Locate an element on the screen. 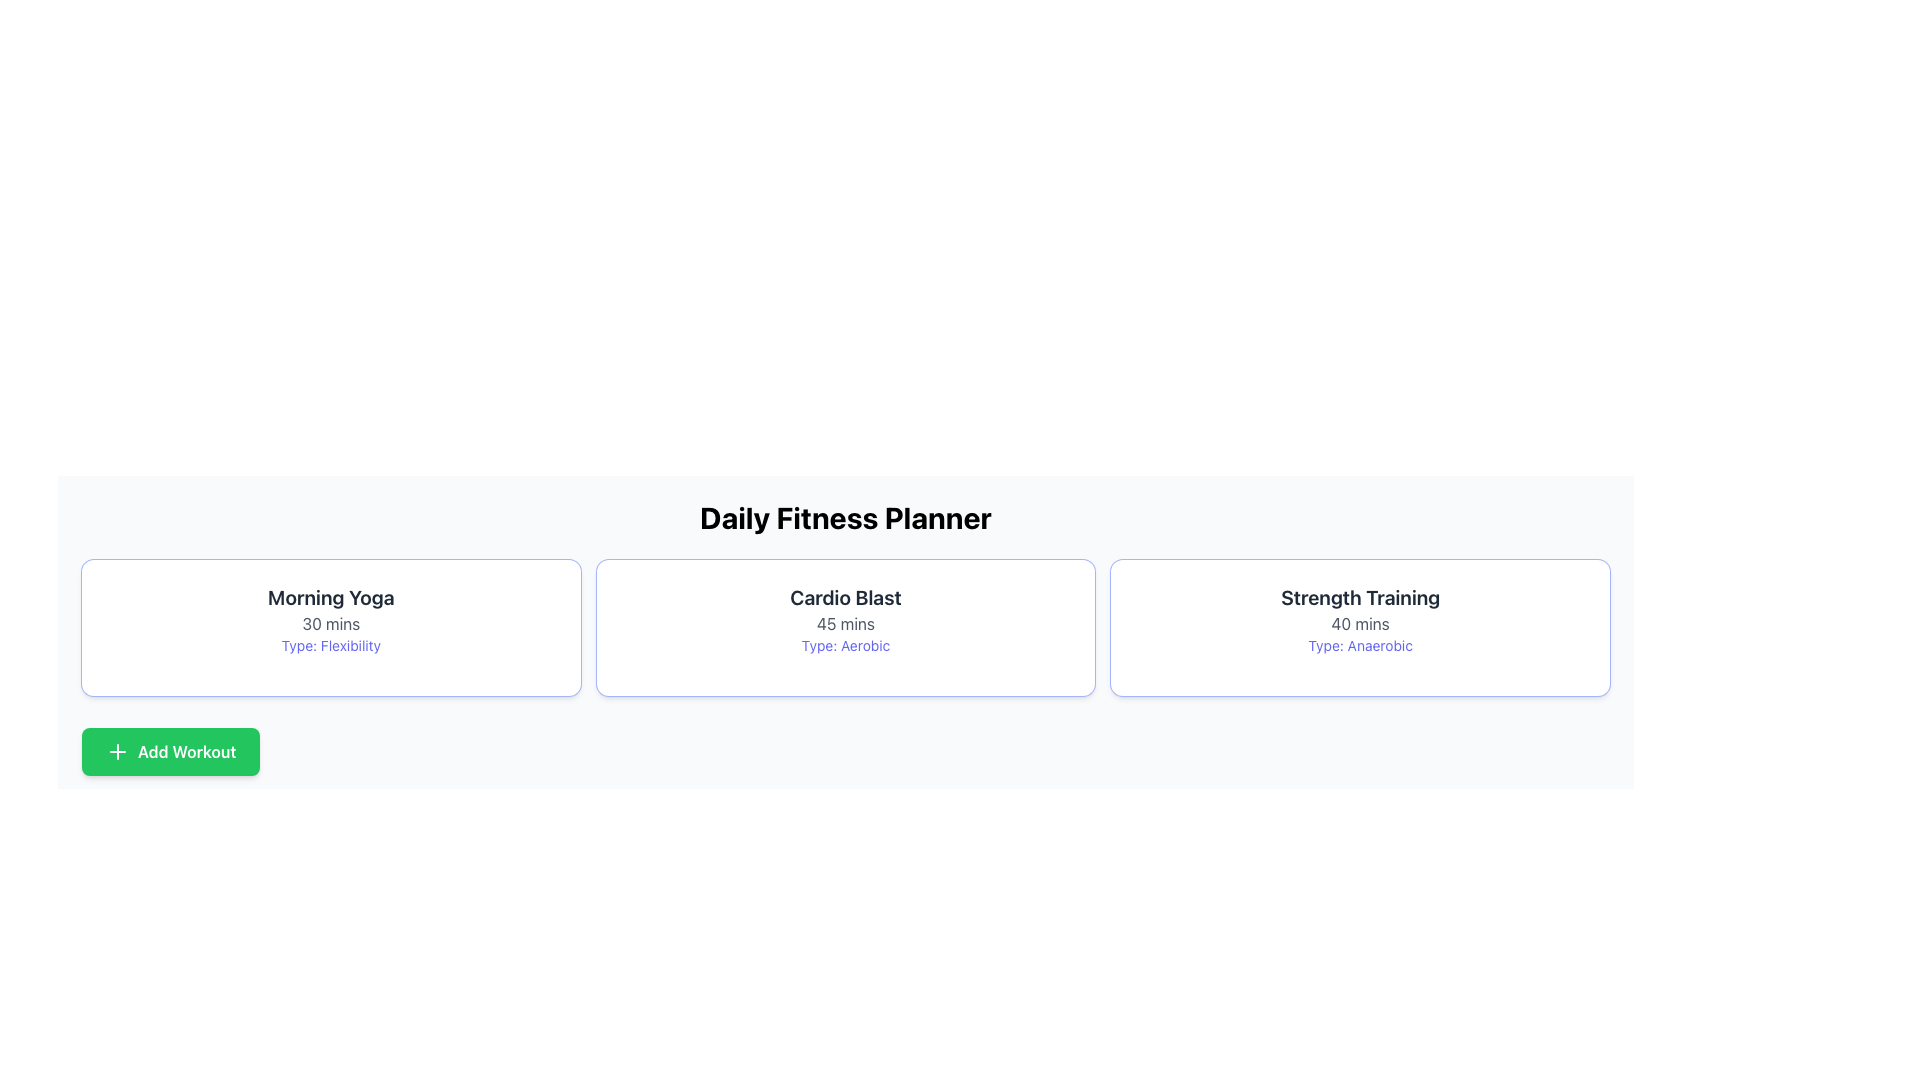 This screenshot has height=1080, width=1920. the 'Add Workout' button located at the bottom-left corner of the interface, below the 'Daily Fitness Planner' section is located at coordinates (171, 752).